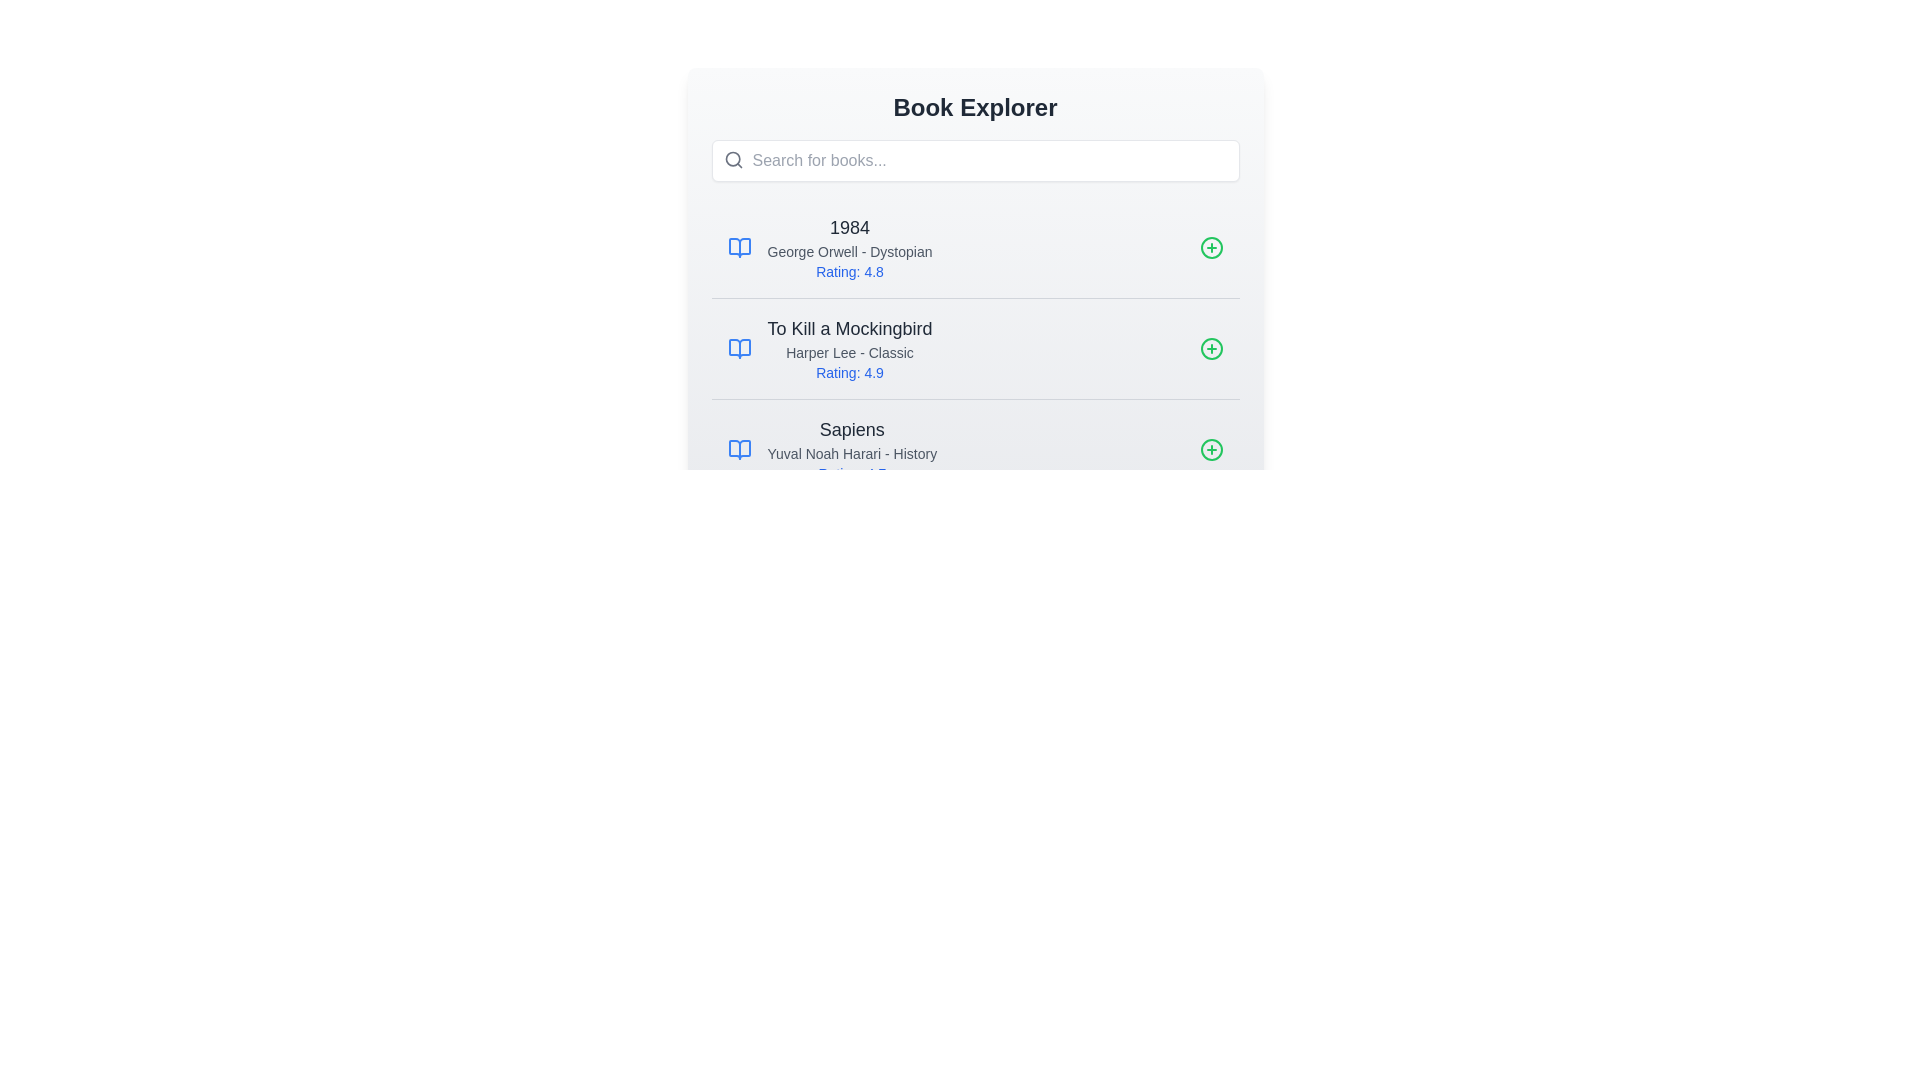  I want to click on the text label providing additional descriptive information about the author and genre of the book '1984', which is positioned directly below the title '1984' and above the rating '4.8', so click(849, 250).